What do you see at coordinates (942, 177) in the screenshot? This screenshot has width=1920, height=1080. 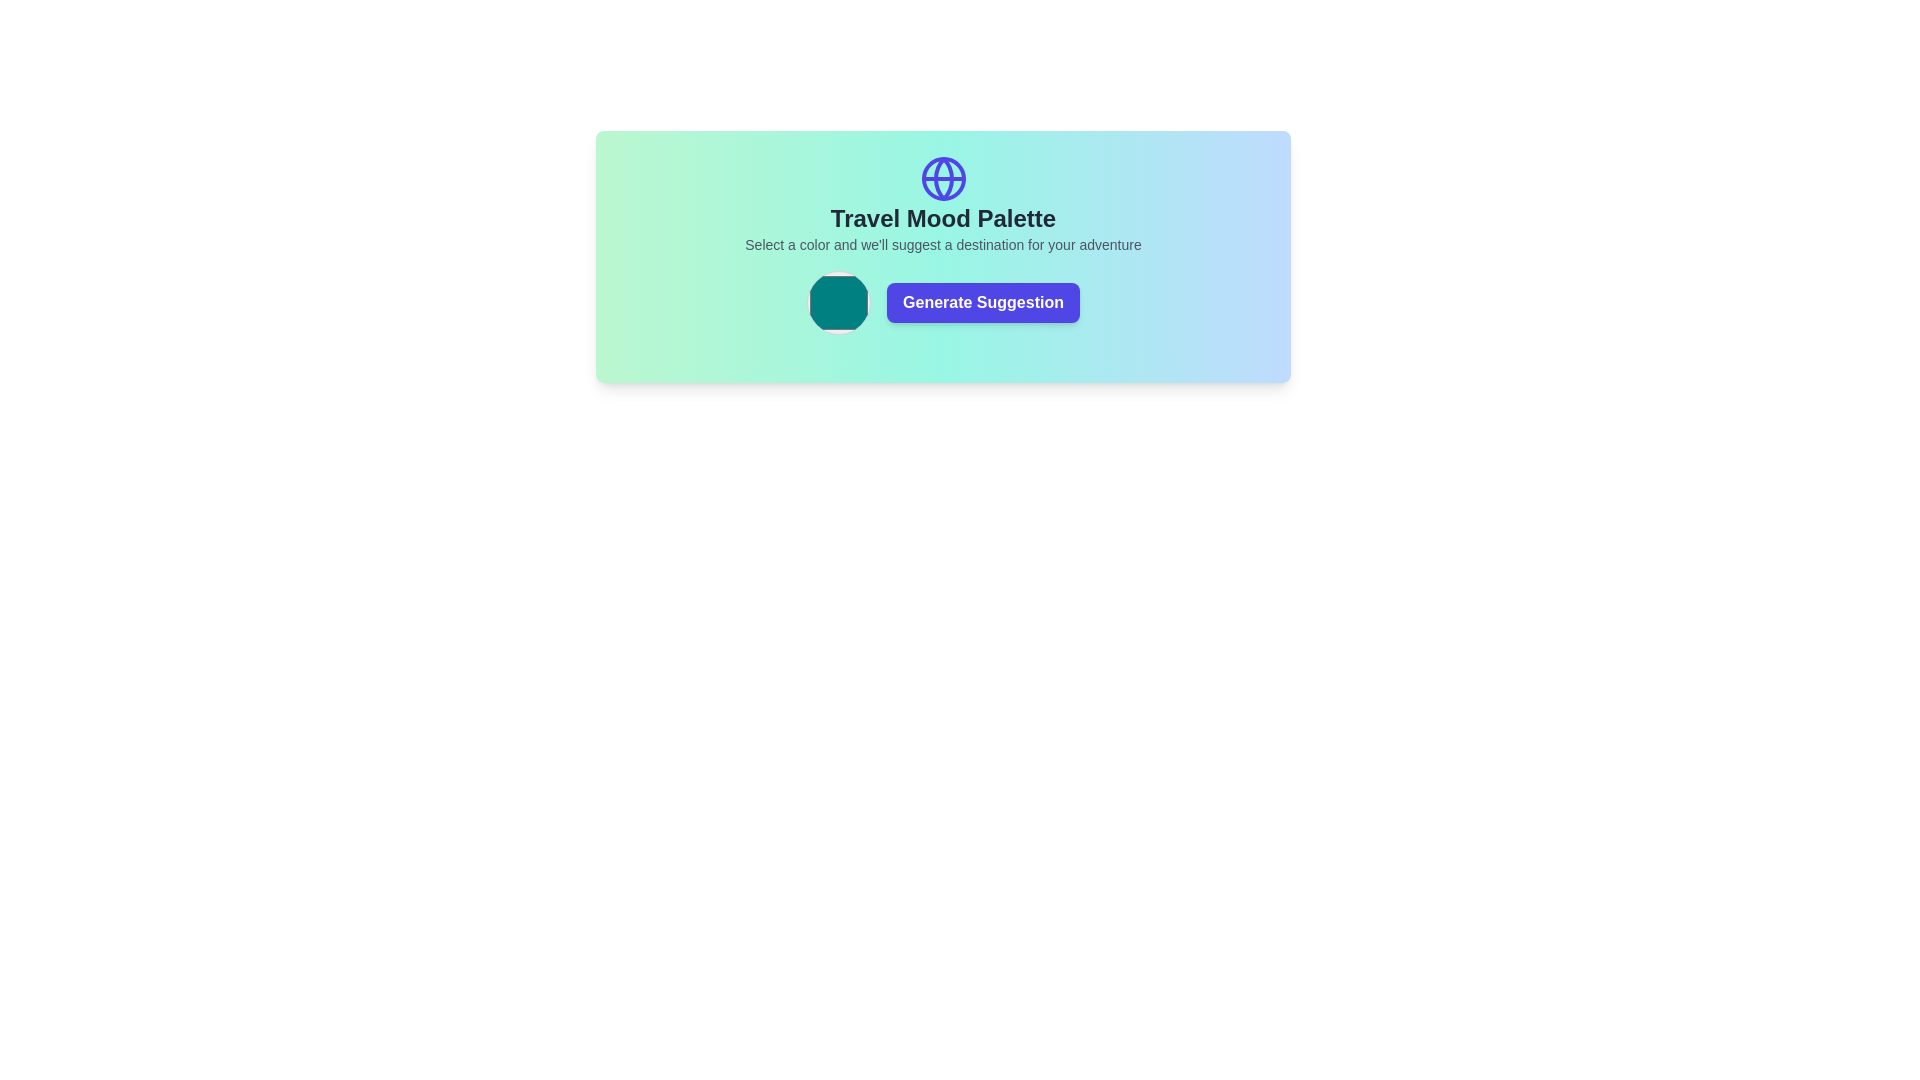 I see `the circular graphical component styled as a globe icon within the SVG, located above the title 'Travel Mood Palette'` at bounding box center [942, 177].